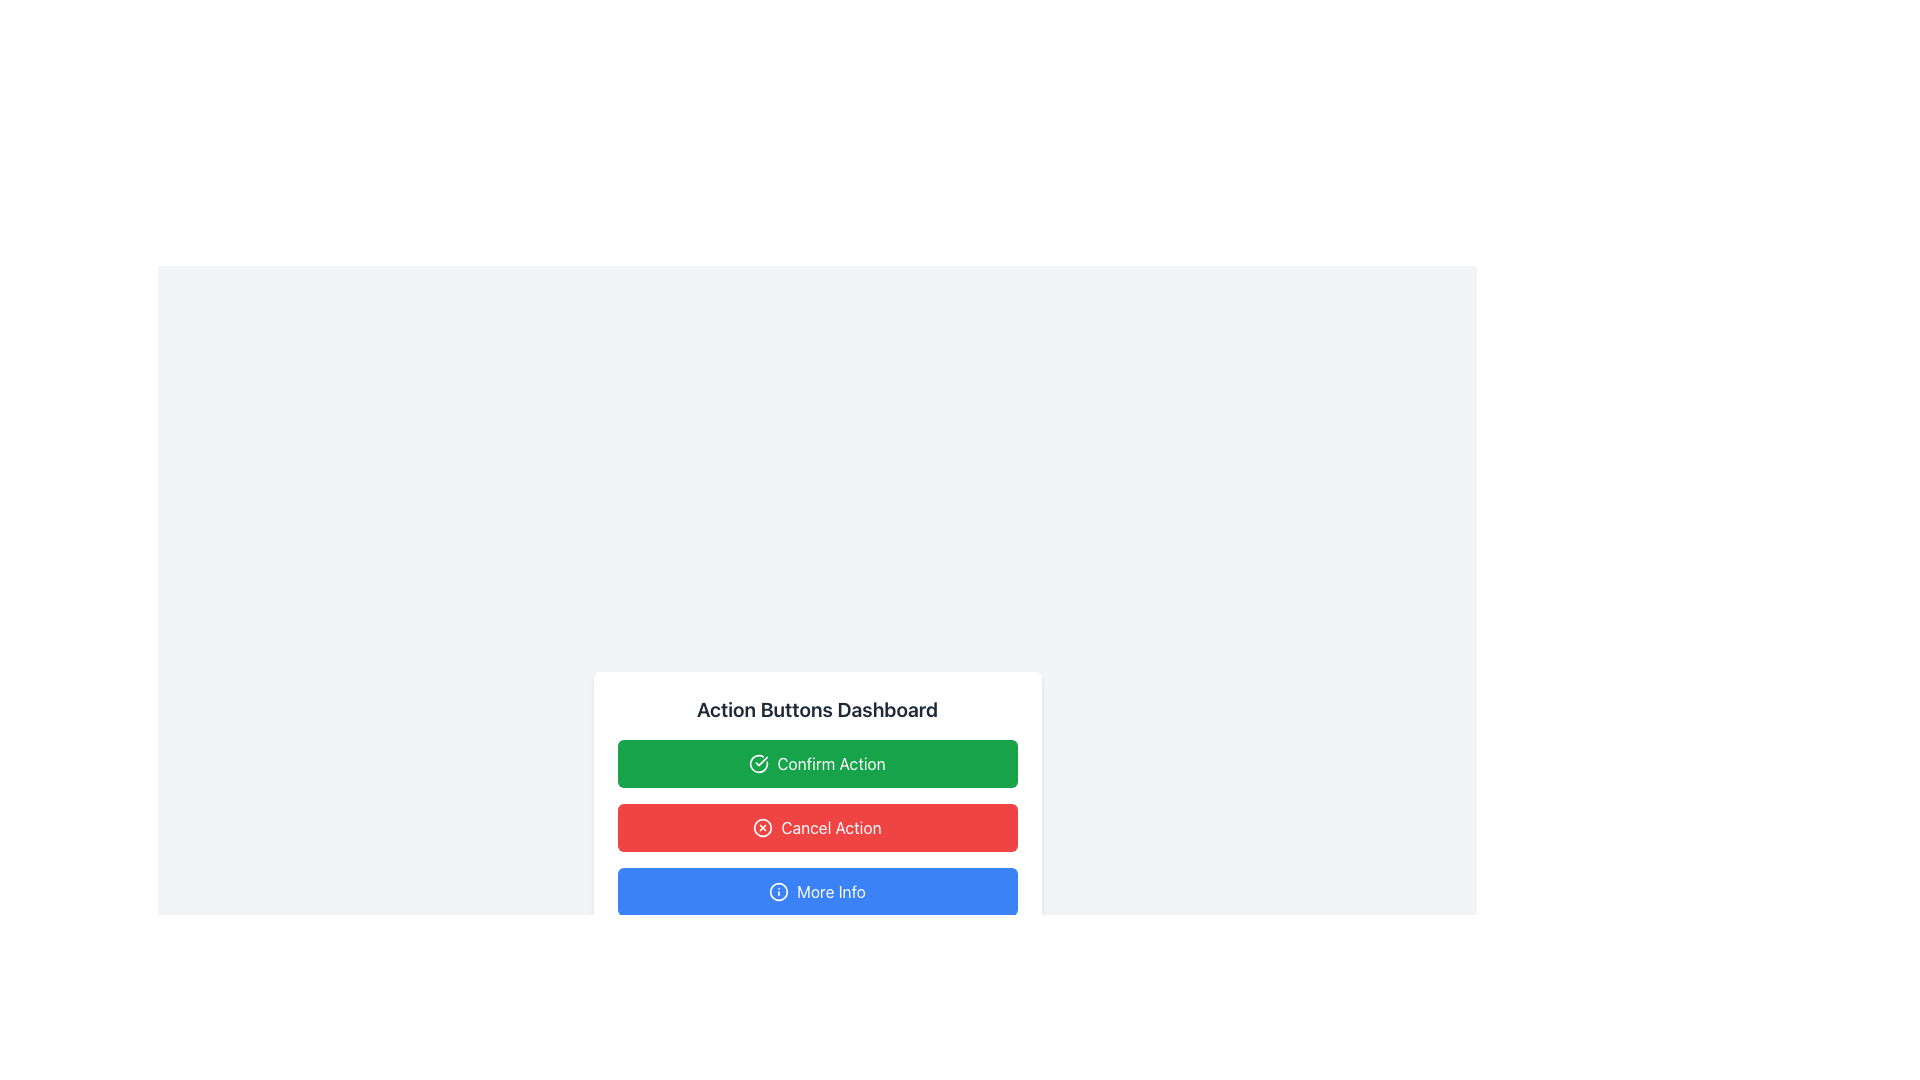 Image resolution: width=1920 pixels, height=1080 pixels. Describe the element at coordinates (817, 828) in the screenshot. I see `the Cancel Action button, which has a bright red background and white text, located centrally below the Confirm Action button and above the More Info button` at that location.